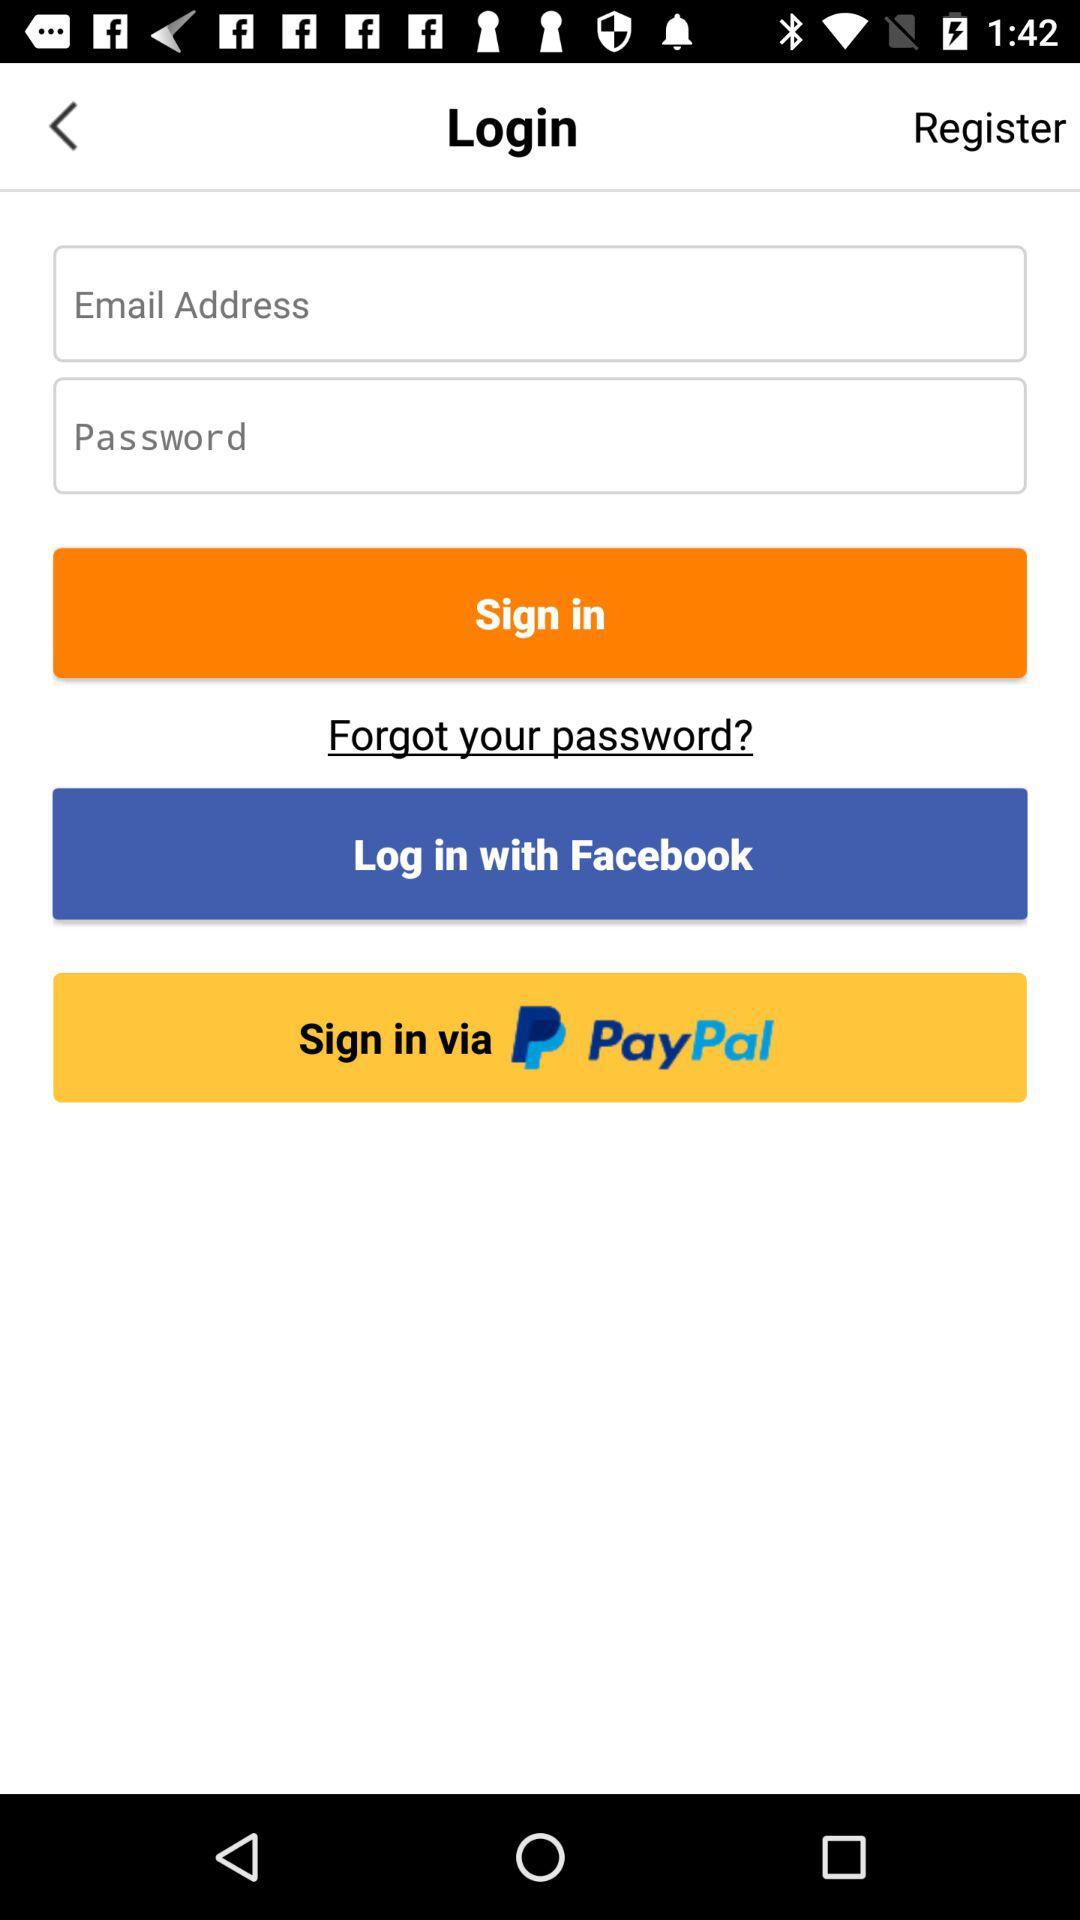 The height and width of the screenshot is (1920, 1080). What do you see at coordinates (540, 732) in the screenshot?
I see `item above log in with item` at bounding box center [540, 732].